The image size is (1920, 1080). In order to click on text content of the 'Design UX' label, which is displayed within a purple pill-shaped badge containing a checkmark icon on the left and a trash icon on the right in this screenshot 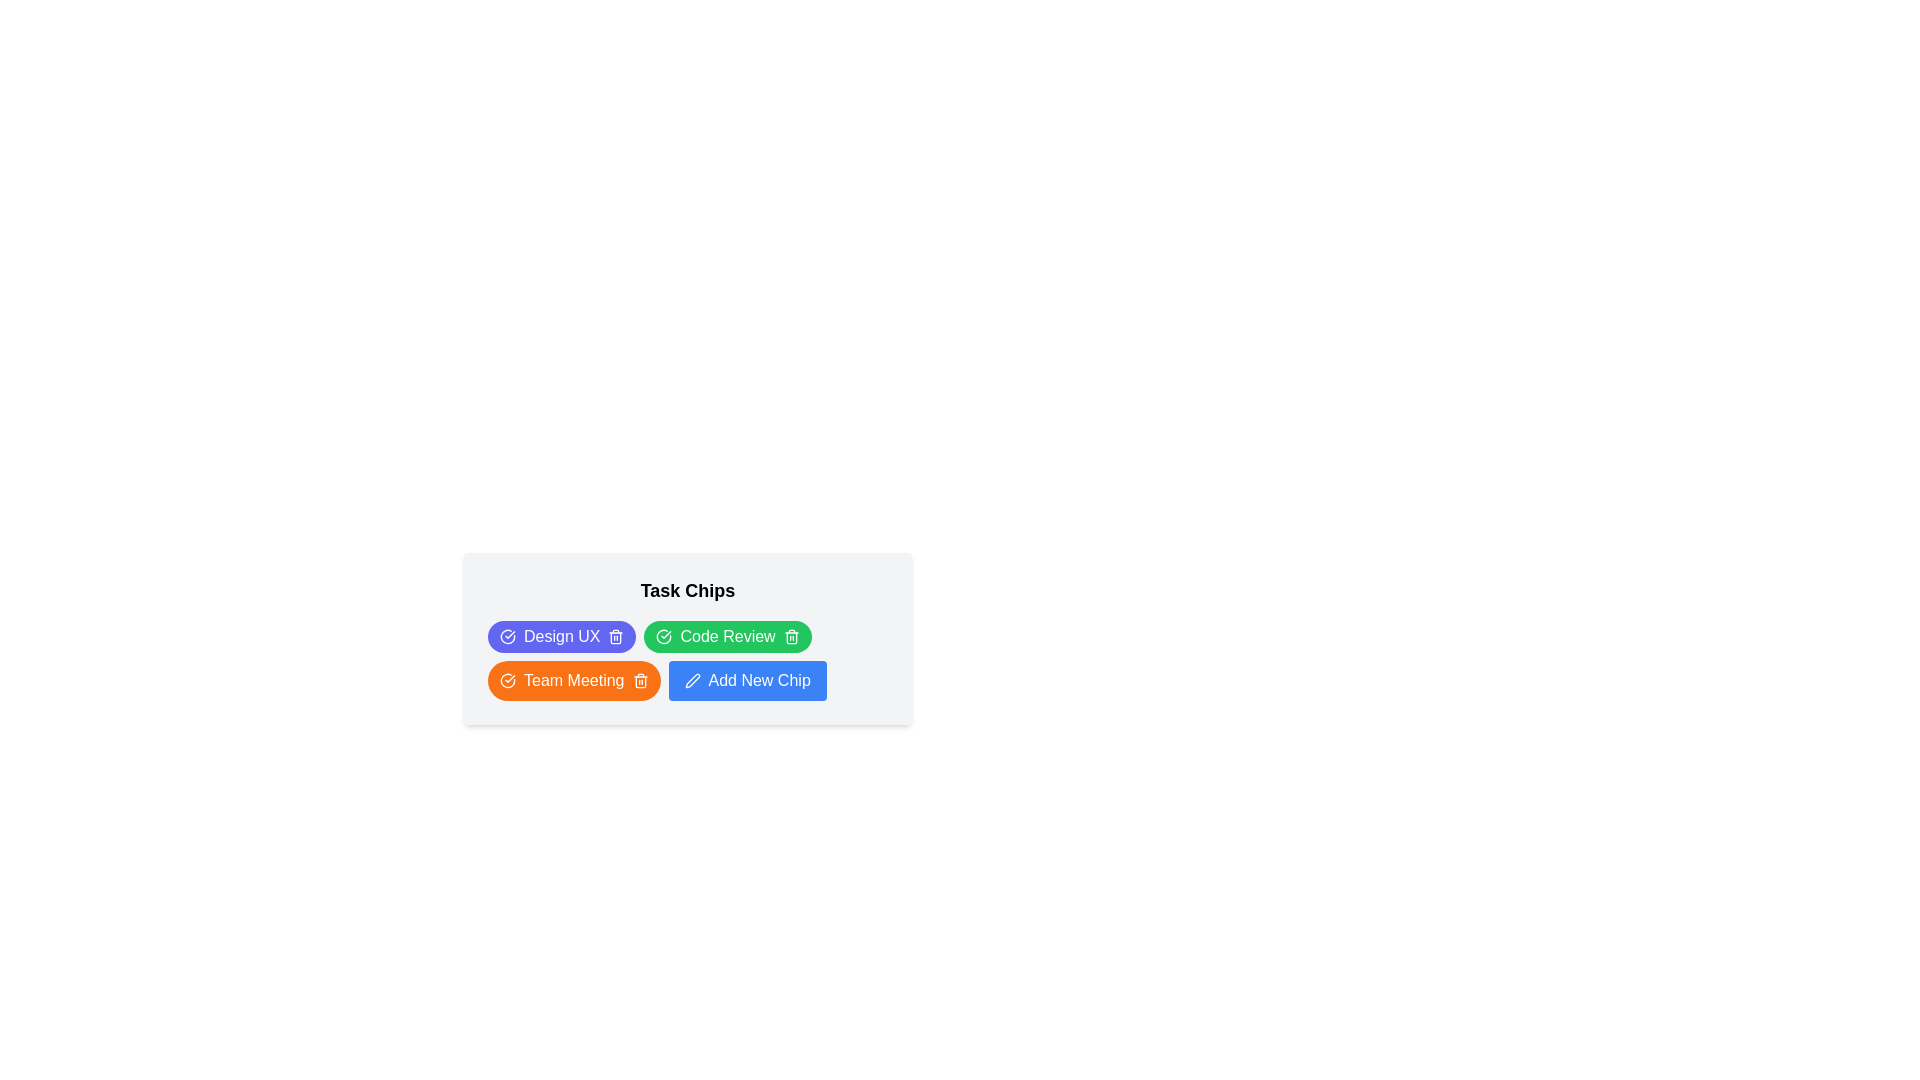, I will do `click(561, 636)`.